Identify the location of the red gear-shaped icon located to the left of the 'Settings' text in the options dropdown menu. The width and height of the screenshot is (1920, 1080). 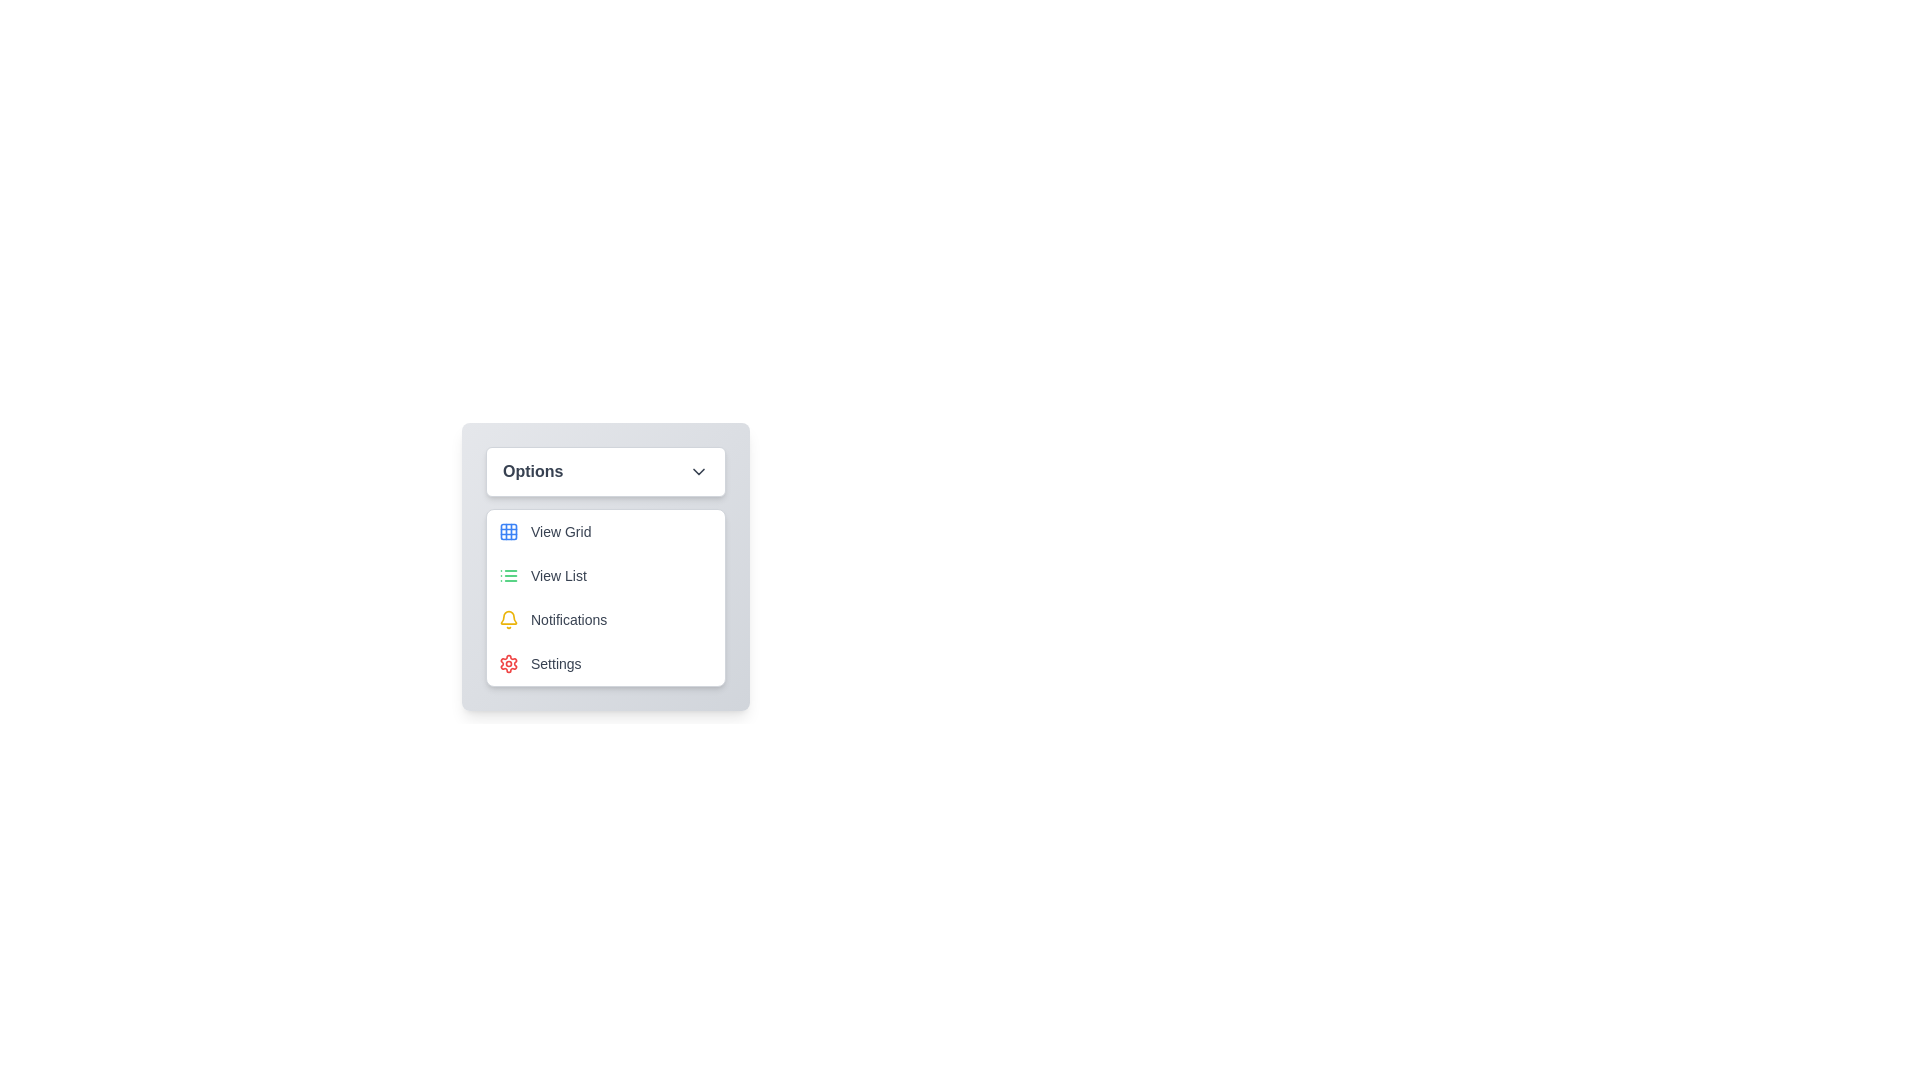
(508, 663).